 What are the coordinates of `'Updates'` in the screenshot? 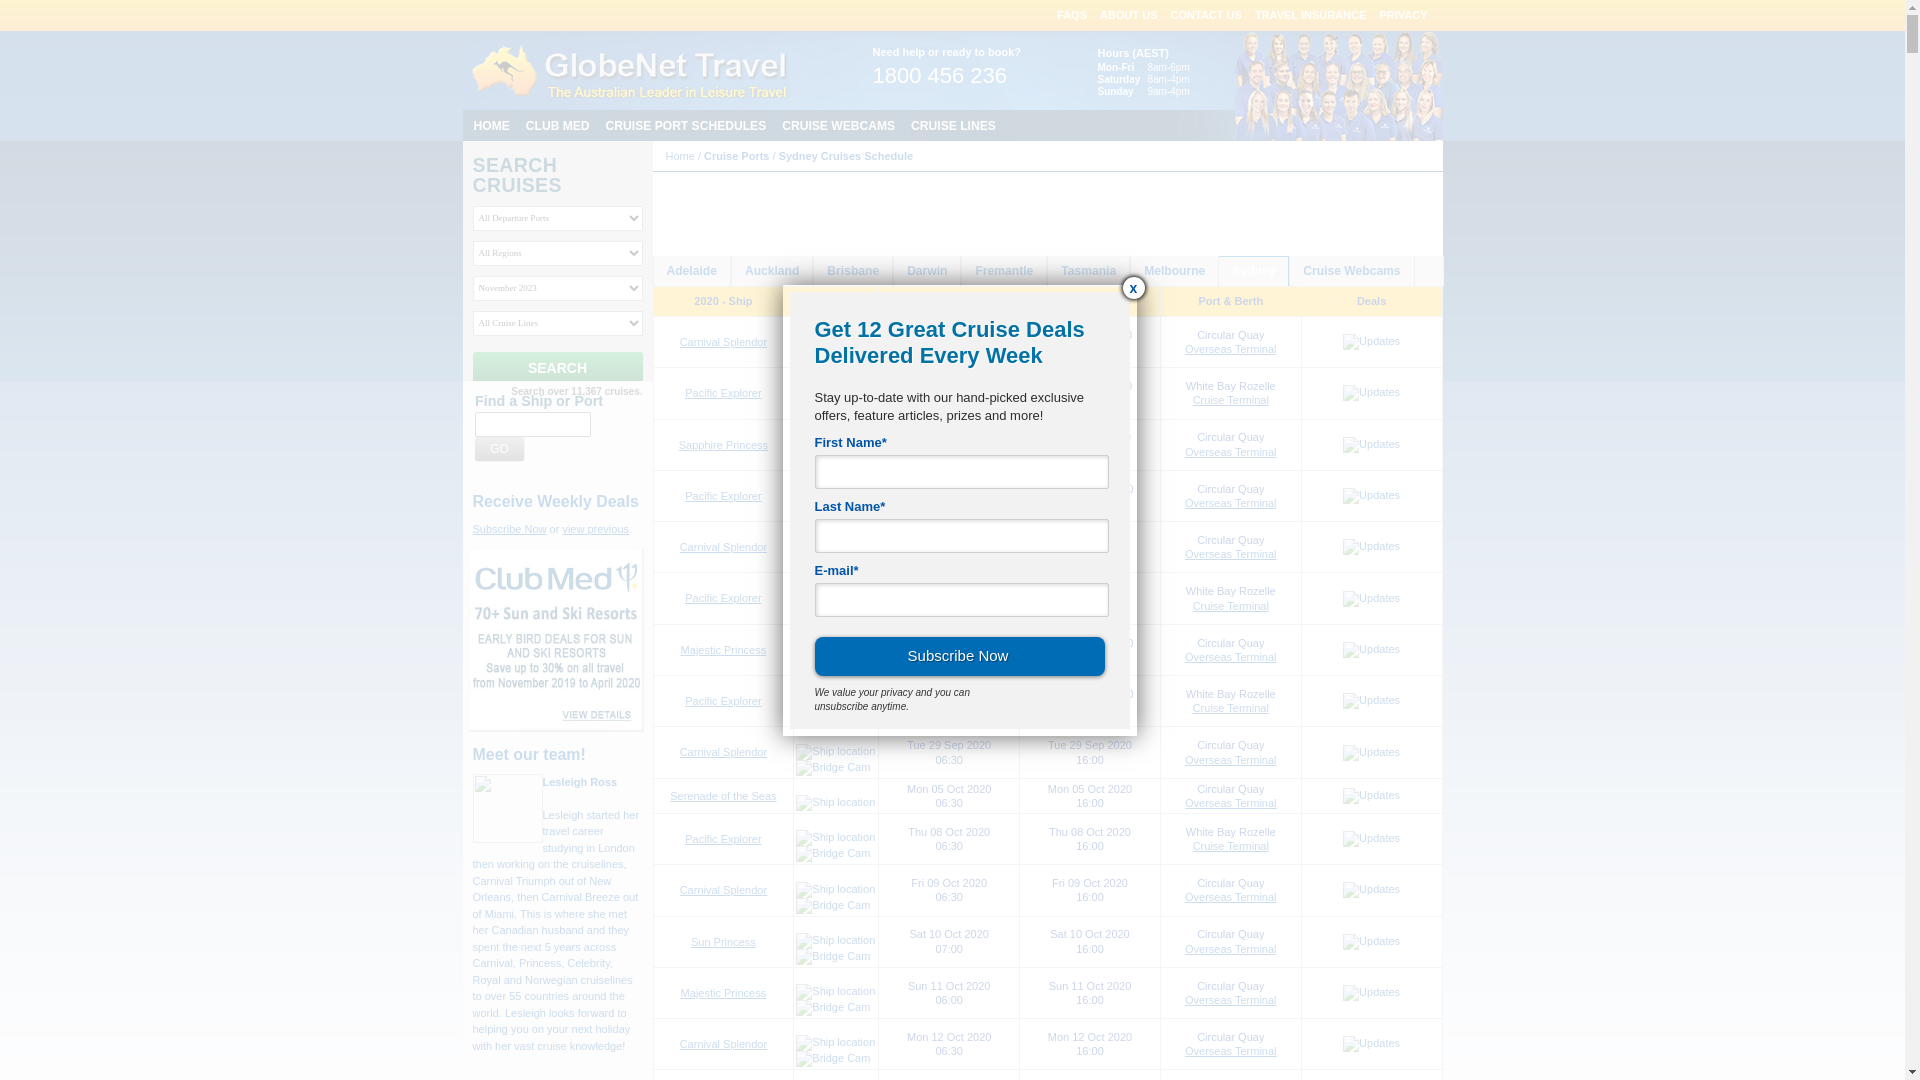 It's located at (1370, 752).